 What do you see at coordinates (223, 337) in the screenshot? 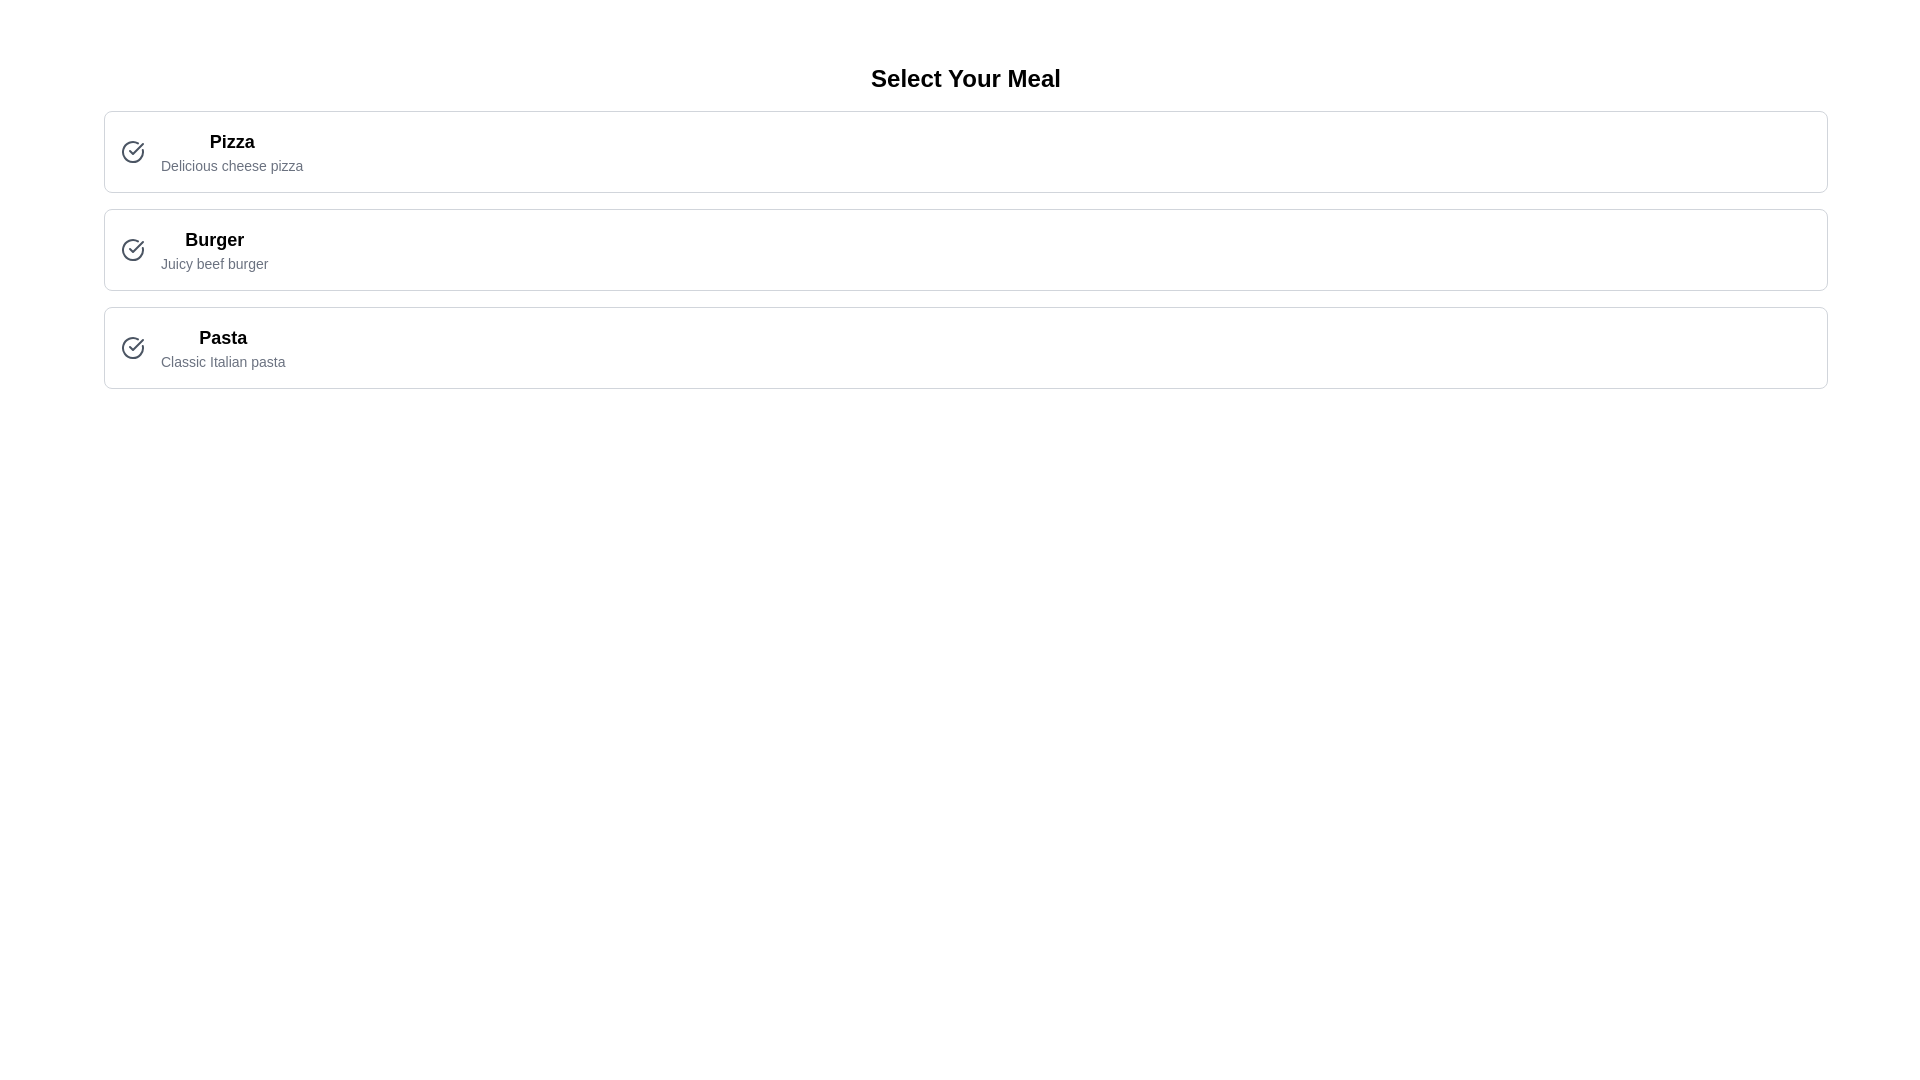
I see `the 'Pasta' meal selection title text label, which is the main descriptor for the corresponding meal option located at the top of the third section in a vertical list` at bounding box center [223, 337].